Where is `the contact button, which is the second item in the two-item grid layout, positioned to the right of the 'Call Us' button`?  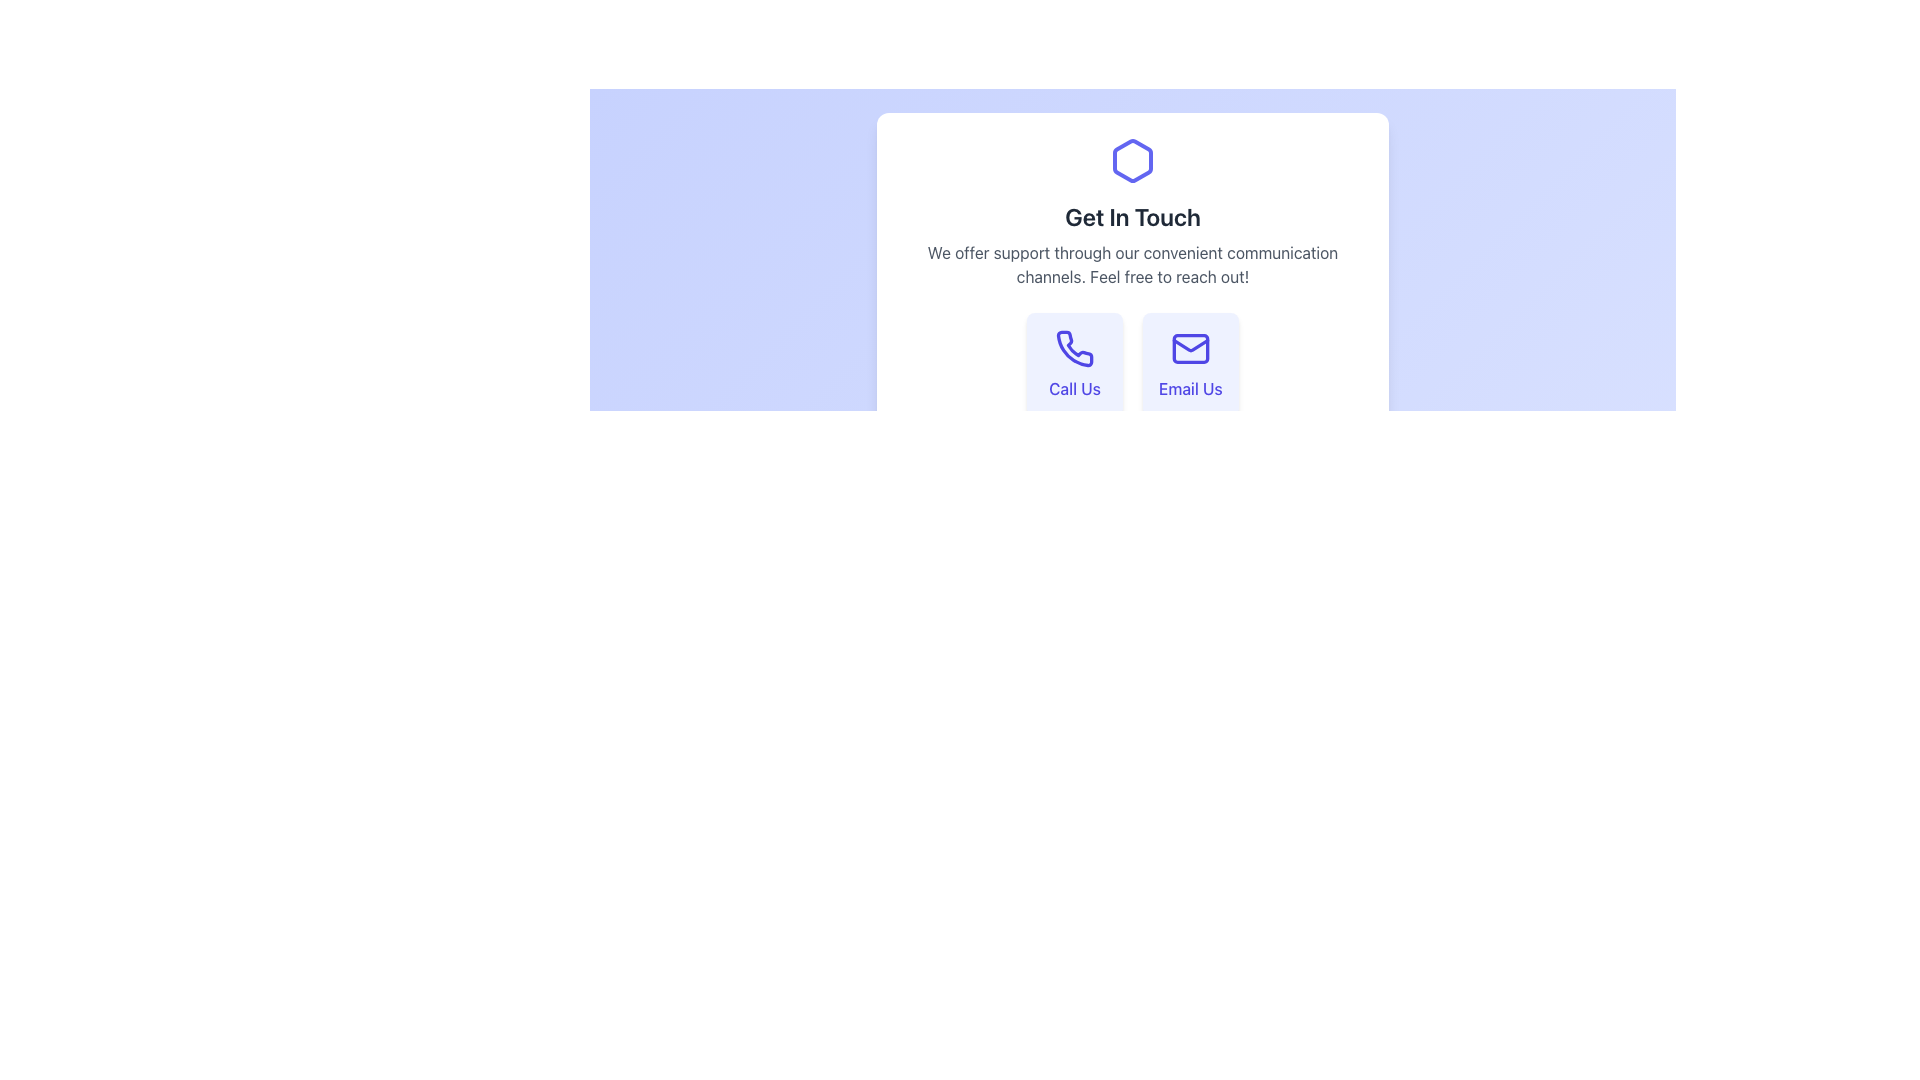
the contact button, which is the second item in the two-item grid layout, positioned to the right of the 'Call Us' button is located at coordinates (1190, 365).